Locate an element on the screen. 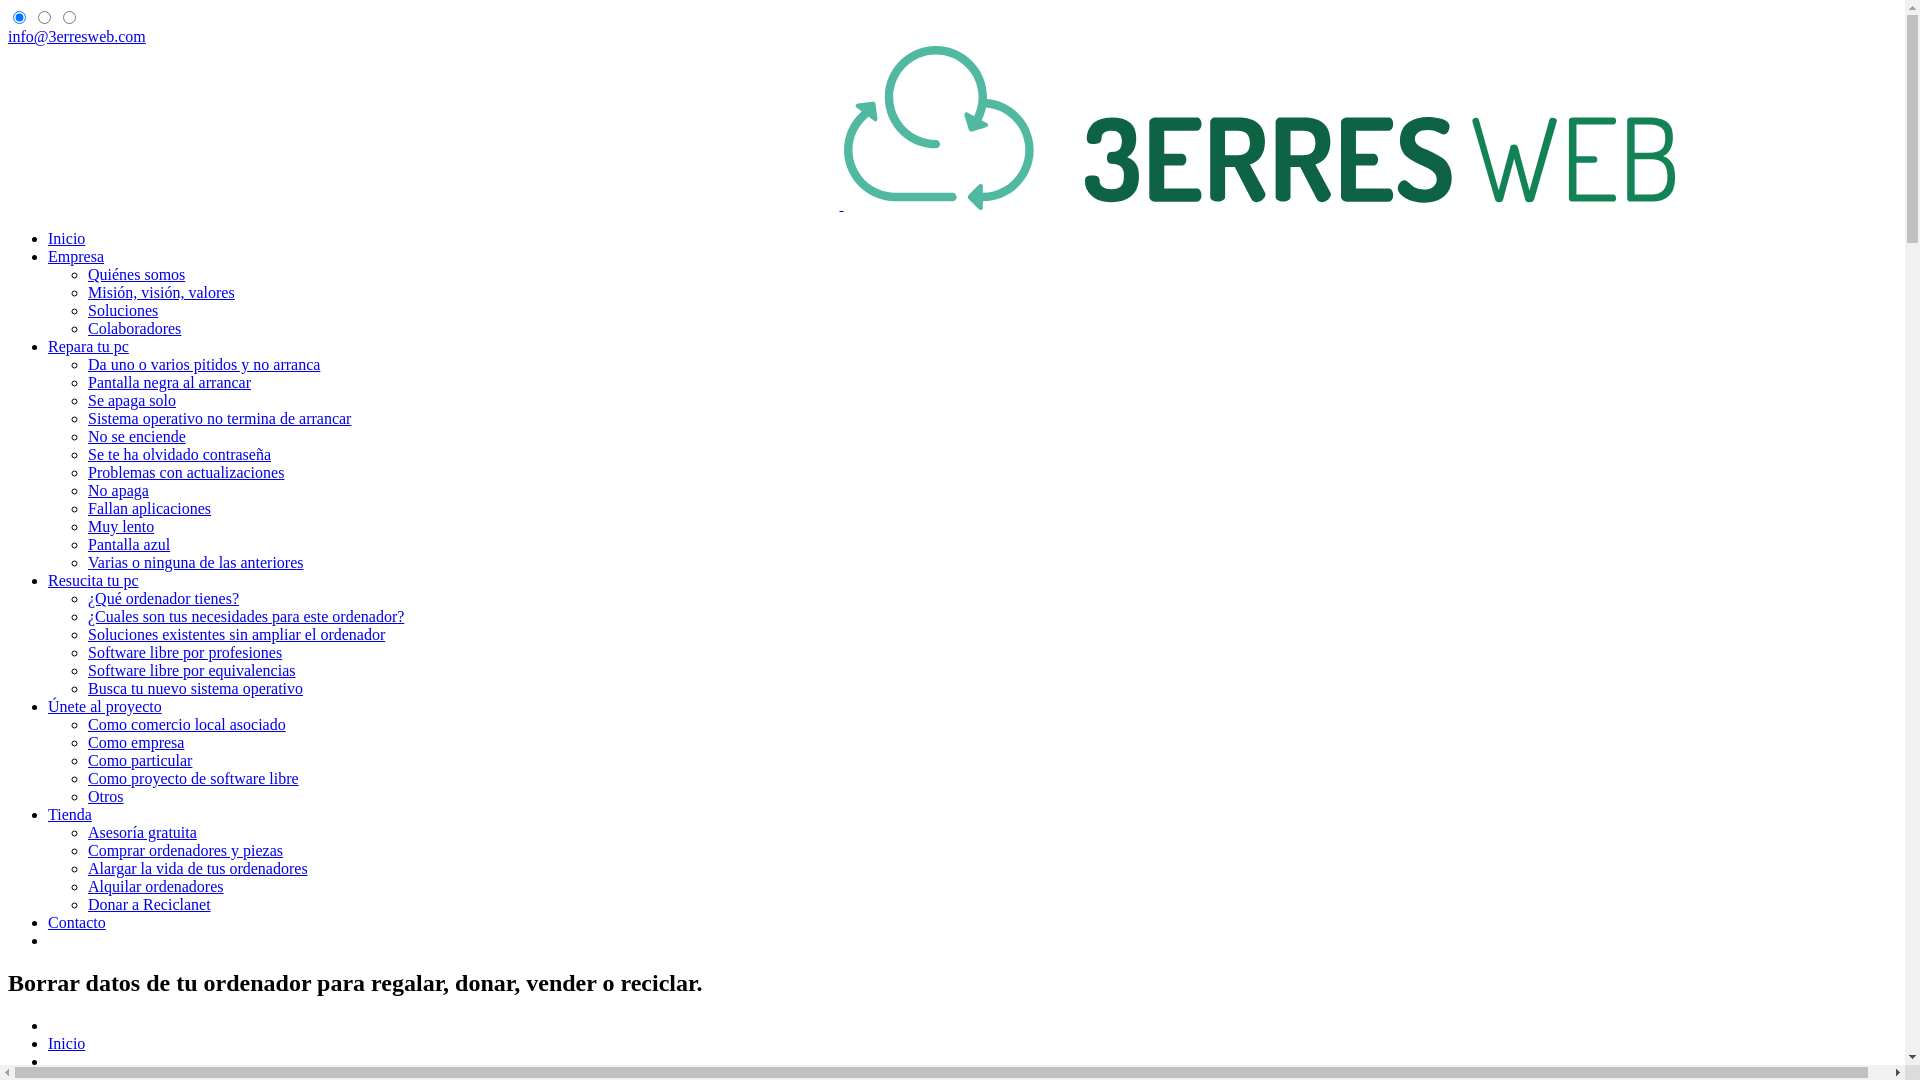 The height and width of the screenshot is (1080, 1920). 'Como empresa' is located at coordinates (134, 742).